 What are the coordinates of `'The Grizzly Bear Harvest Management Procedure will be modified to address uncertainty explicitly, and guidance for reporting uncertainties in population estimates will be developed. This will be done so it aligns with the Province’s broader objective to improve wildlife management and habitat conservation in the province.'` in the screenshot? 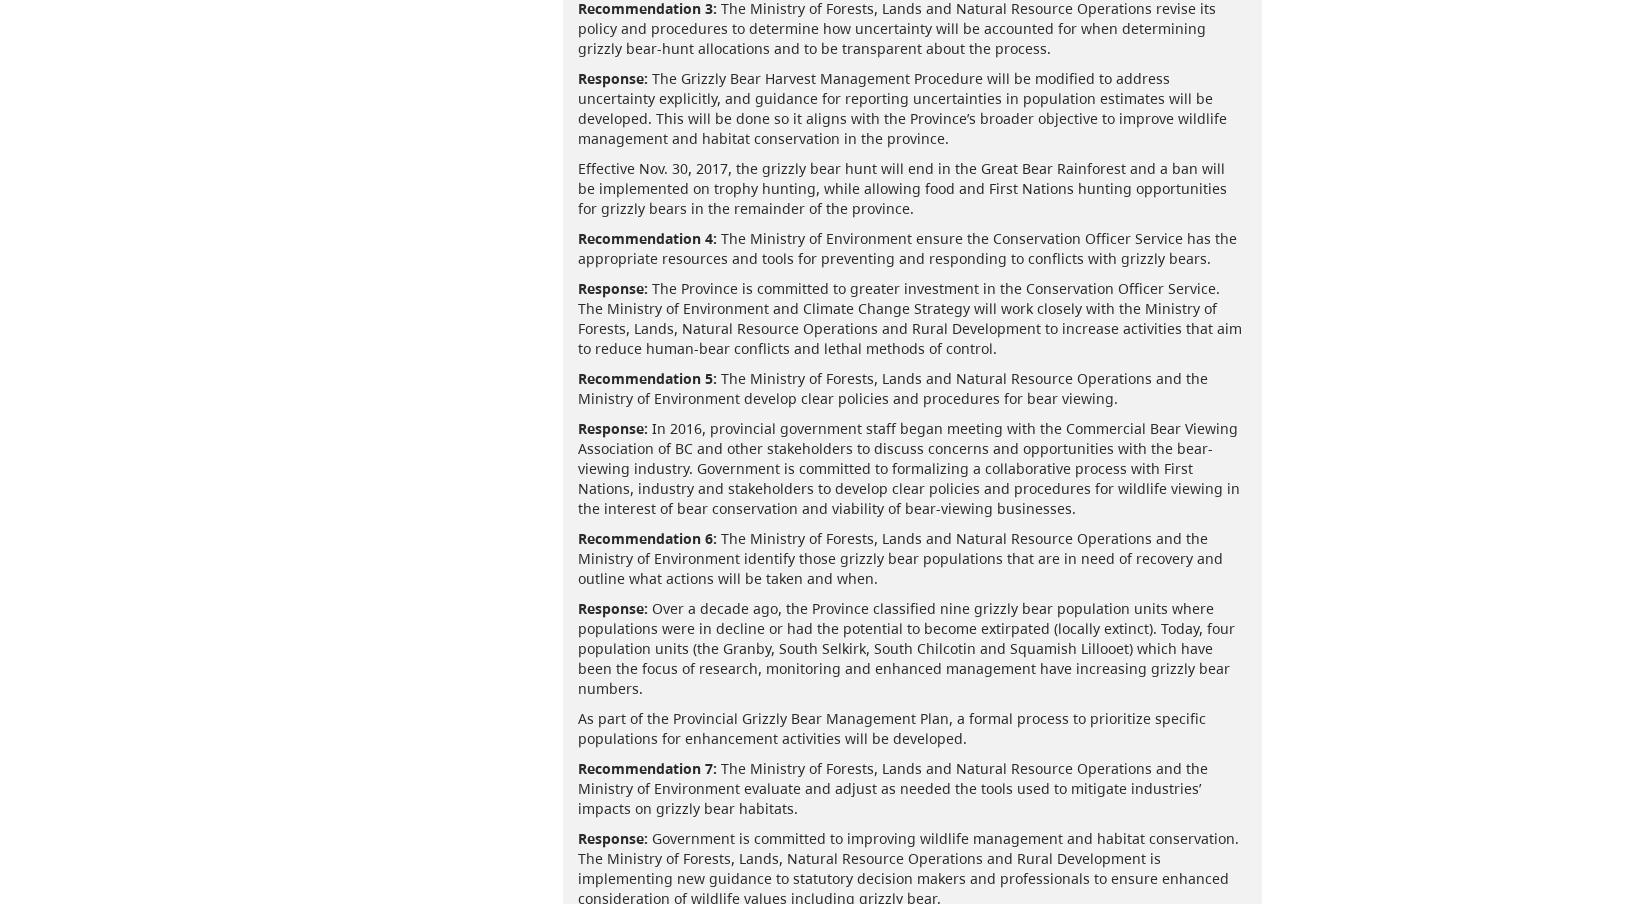 It's located at (901, 107).